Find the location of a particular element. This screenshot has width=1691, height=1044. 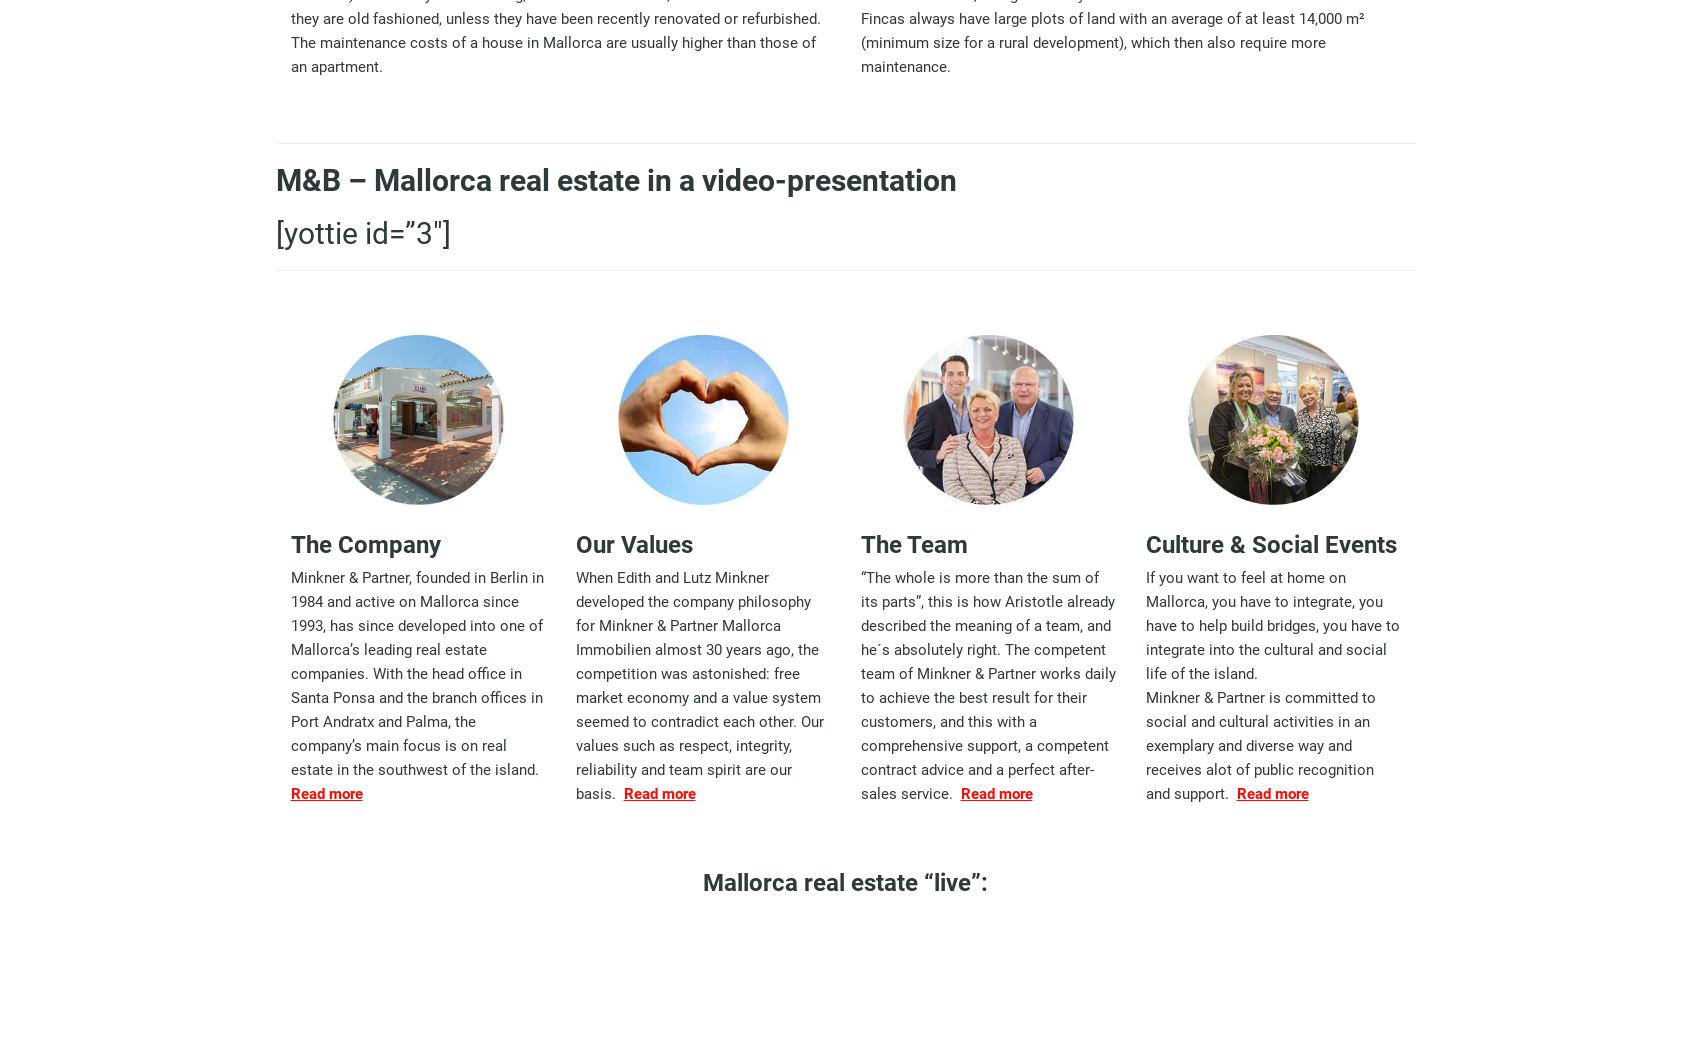

'“The whole is more than the sum of its parts”, this is how Aristotle already described the meaning of a team, and he´s absolutely right. The competent team of Minkner & Partner works daily to achieve the best result for their customers, and this with a comprehensive support, a competent contract advice and a perfect after-sales service.' is located at coordinates (860, 683).